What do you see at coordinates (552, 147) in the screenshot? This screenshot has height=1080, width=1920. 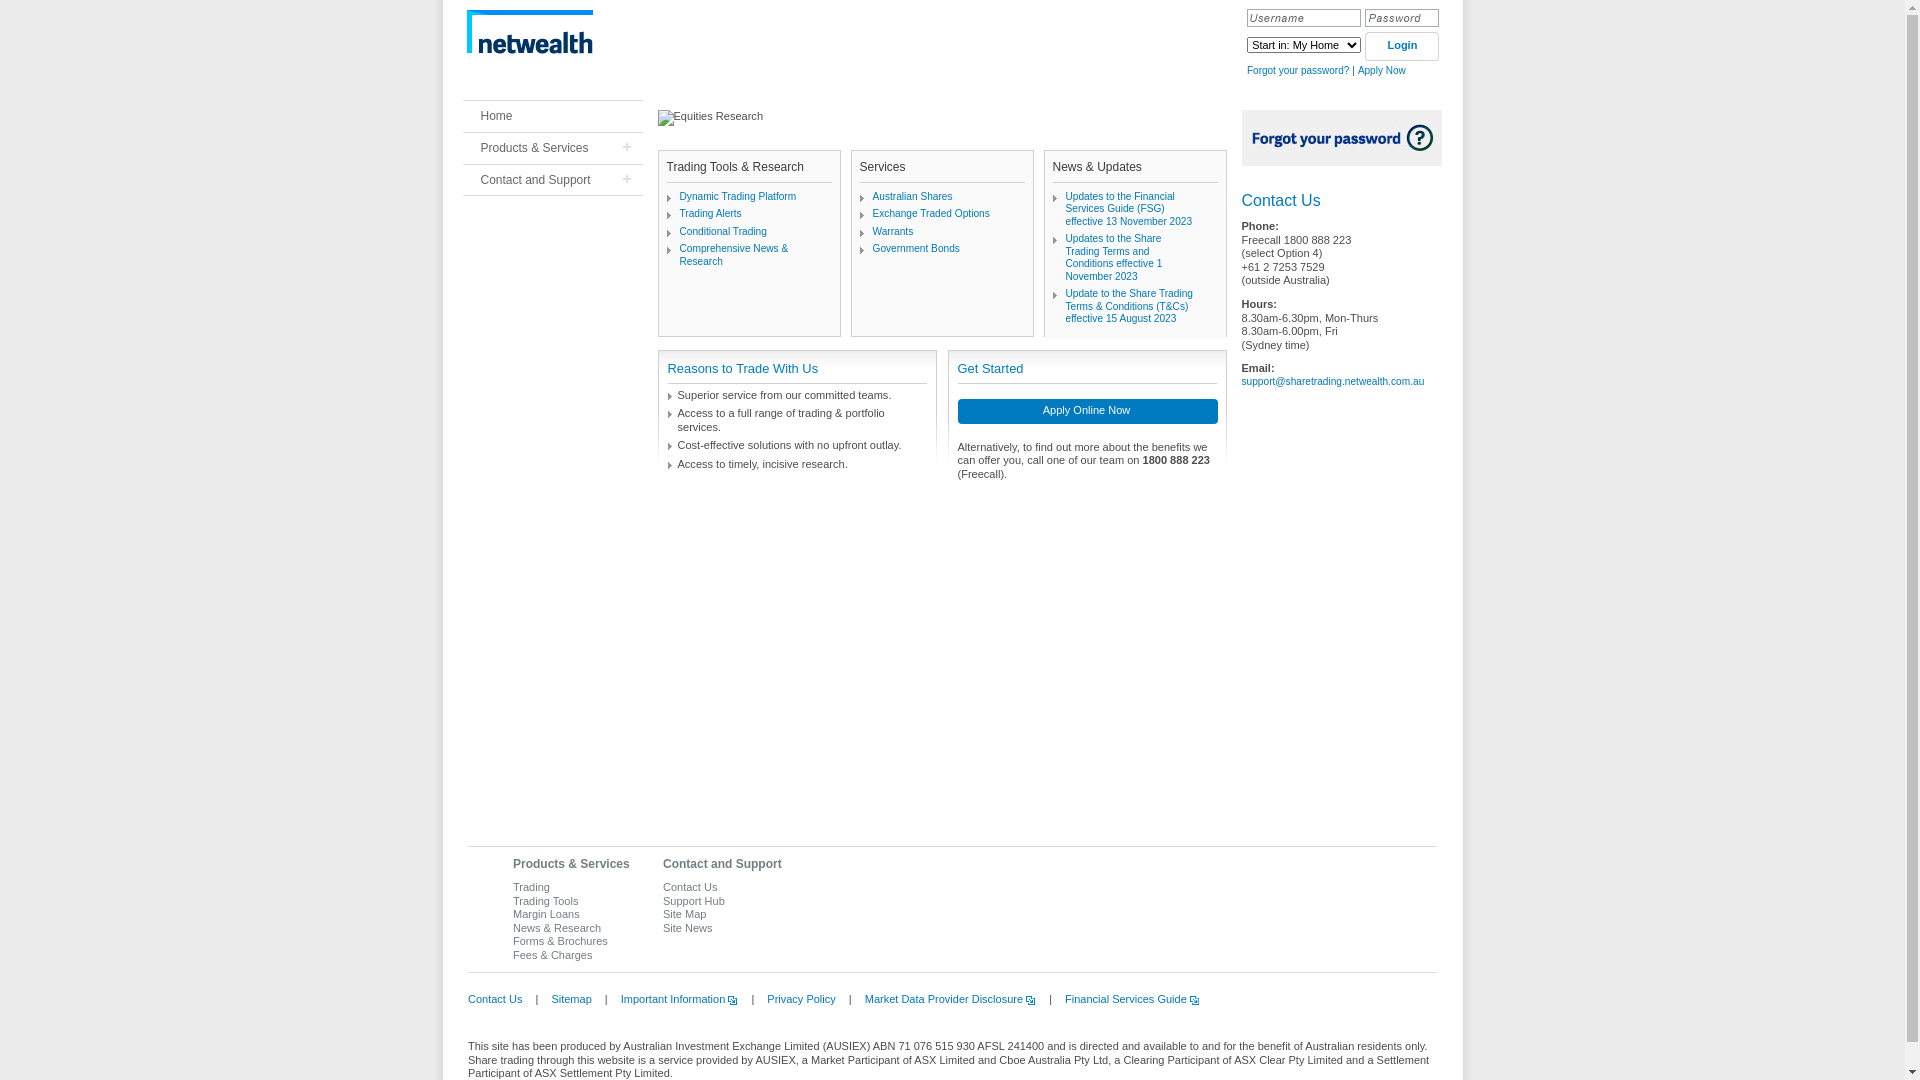 I see `'Products & Services'` at bounding box center [552, 147].